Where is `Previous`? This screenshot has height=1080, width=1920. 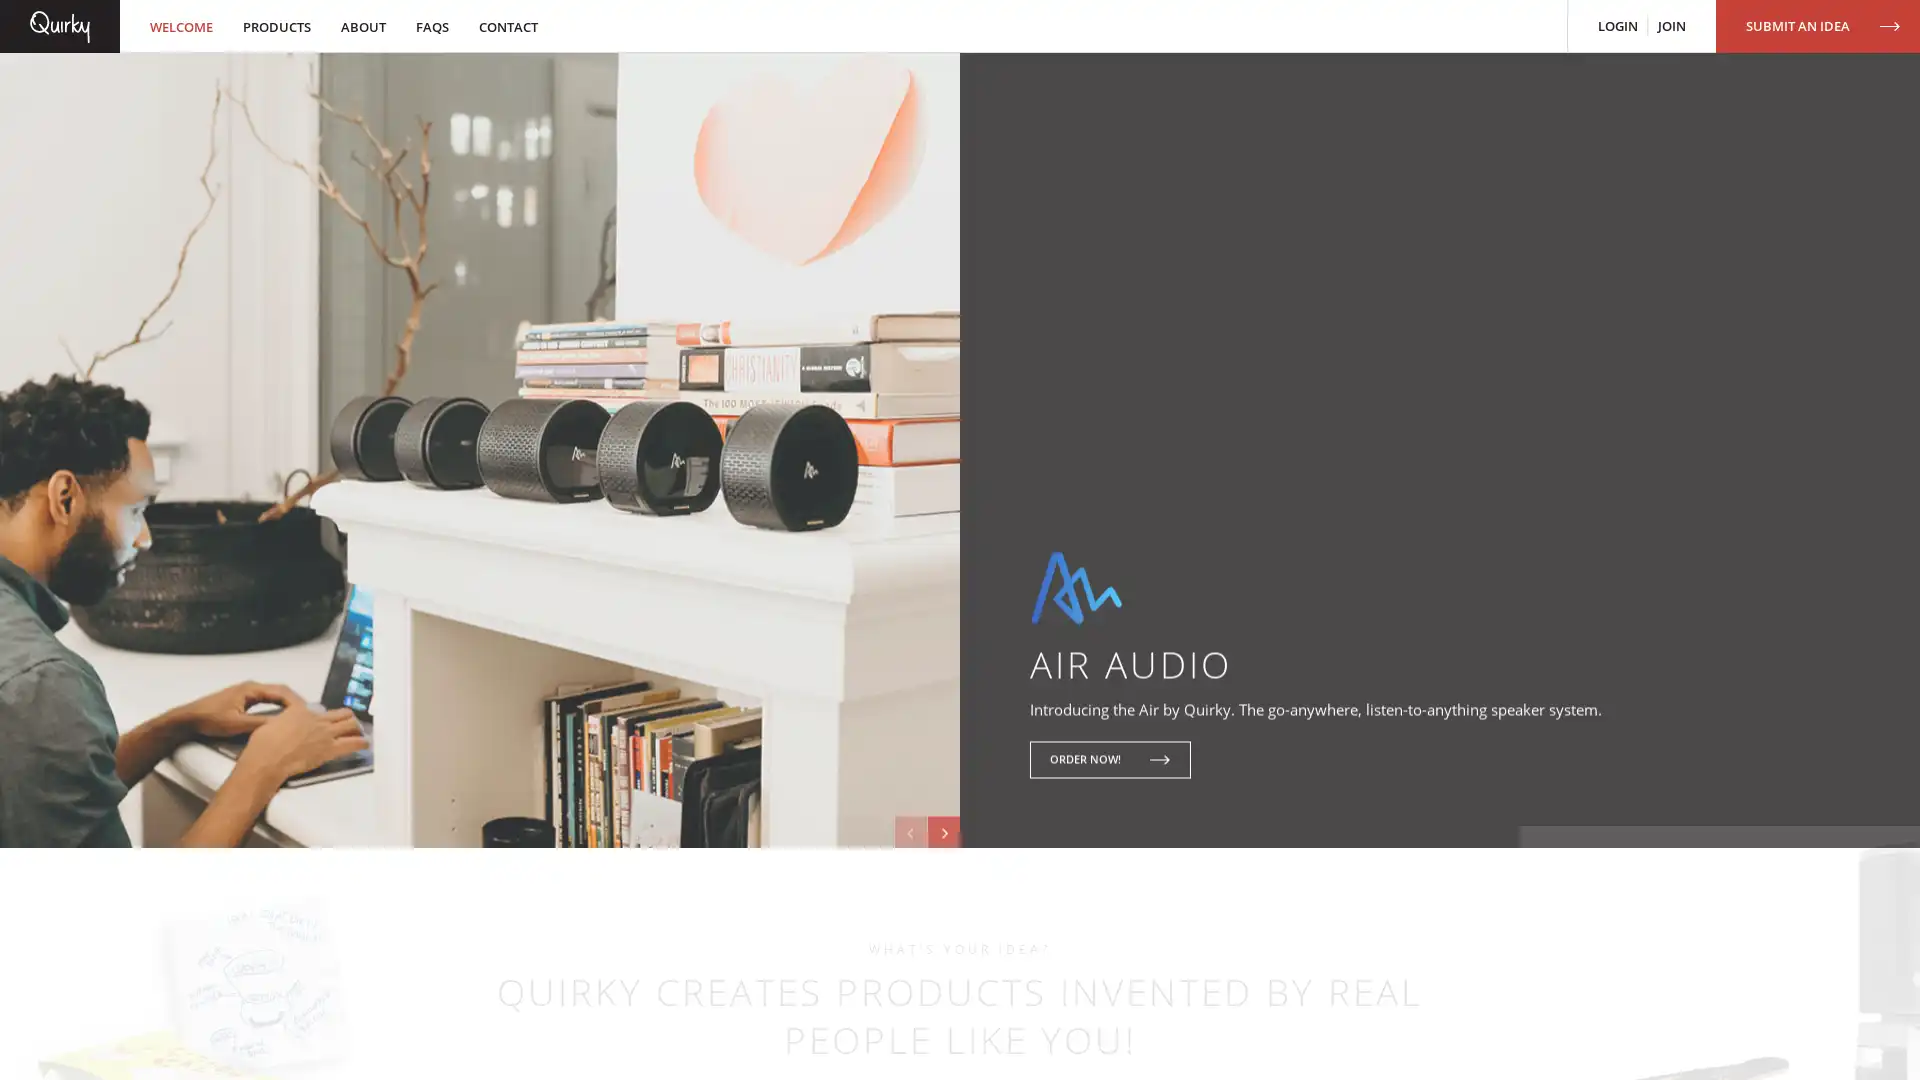
Previous is located at coordinates (897, 833).